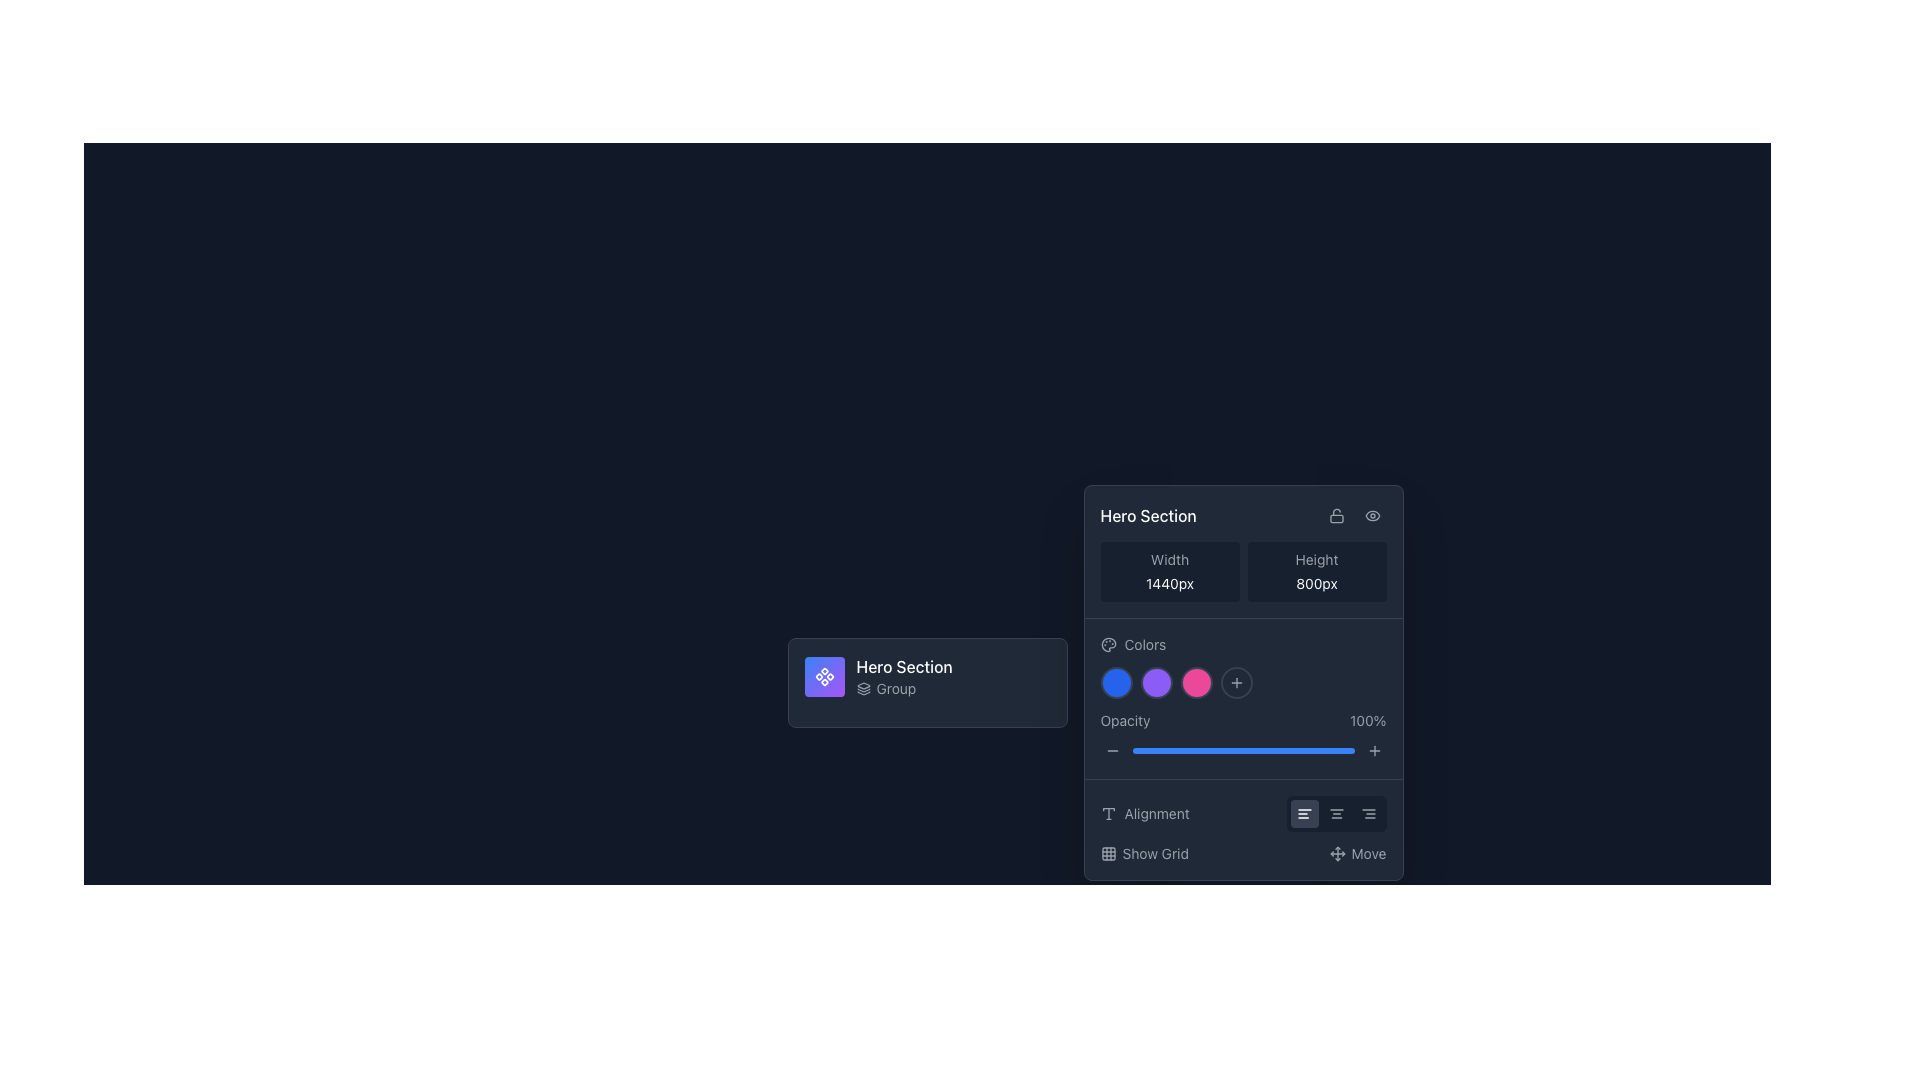  Describe the element at coordinates (1242, 571) in the screenshot. I see `the Informational panel section displaying dimensions` at that location.